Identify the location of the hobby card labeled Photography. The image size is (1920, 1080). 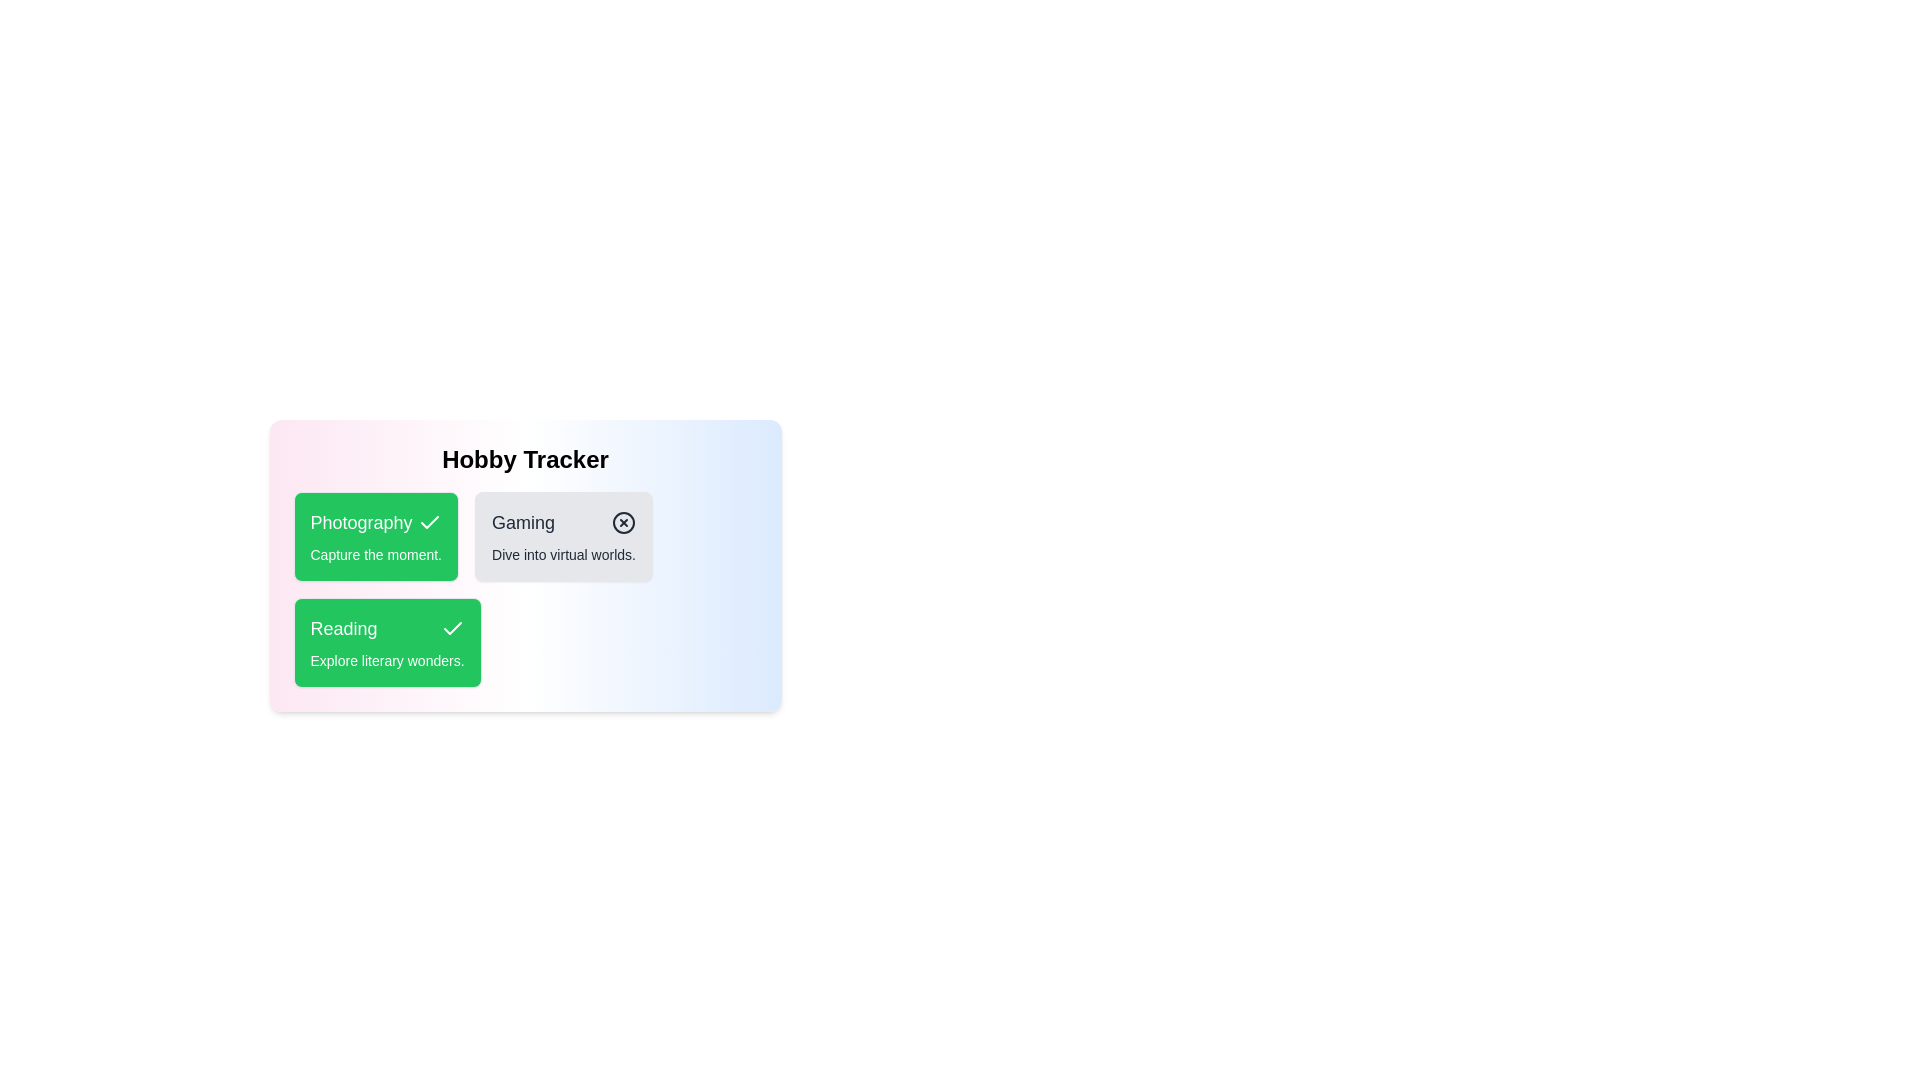
(375, 535).